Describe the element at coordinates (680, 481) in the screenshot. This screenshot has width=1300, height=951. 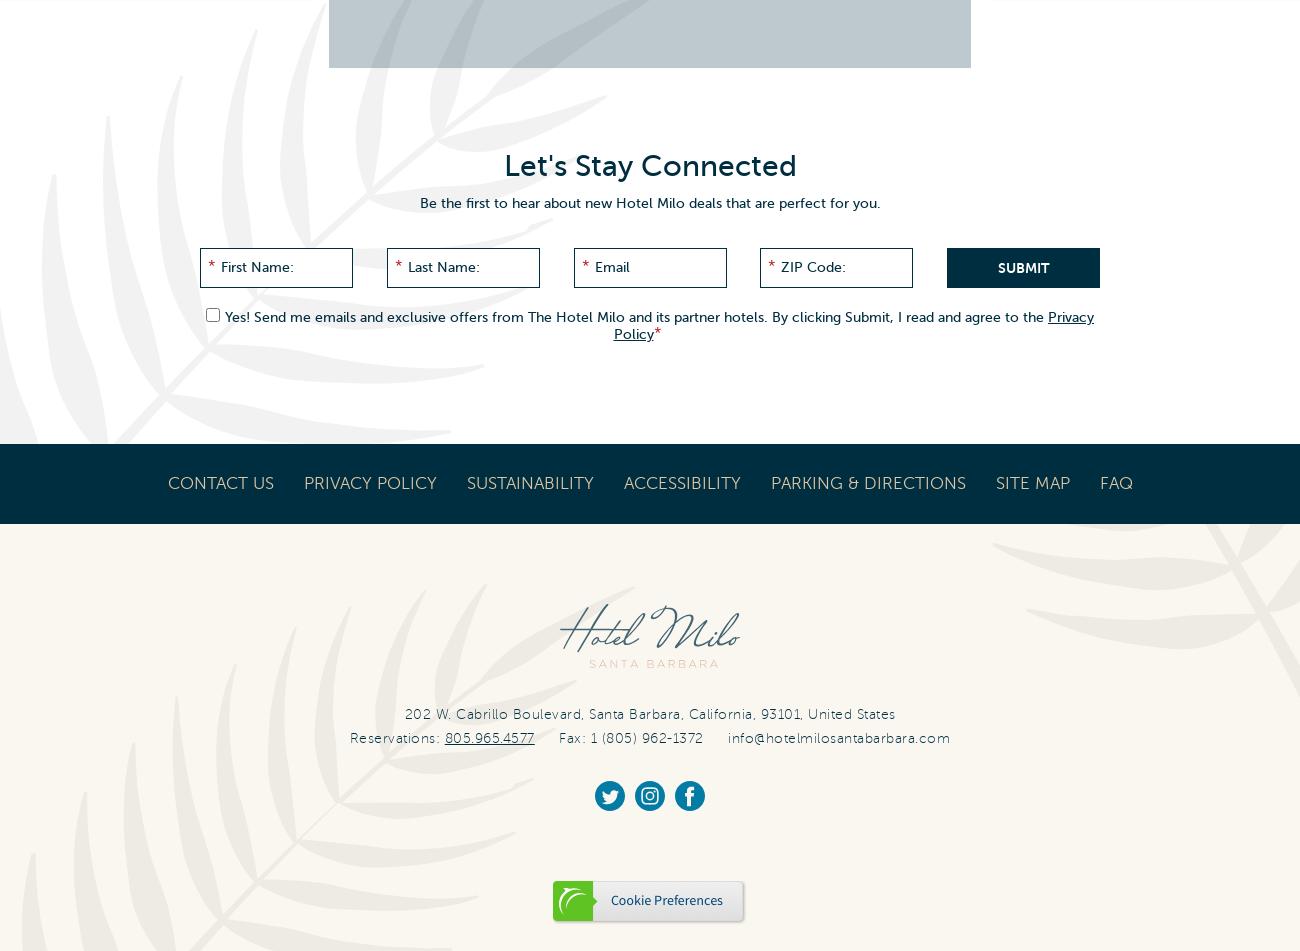
I see `'Accessibility'` at that location.